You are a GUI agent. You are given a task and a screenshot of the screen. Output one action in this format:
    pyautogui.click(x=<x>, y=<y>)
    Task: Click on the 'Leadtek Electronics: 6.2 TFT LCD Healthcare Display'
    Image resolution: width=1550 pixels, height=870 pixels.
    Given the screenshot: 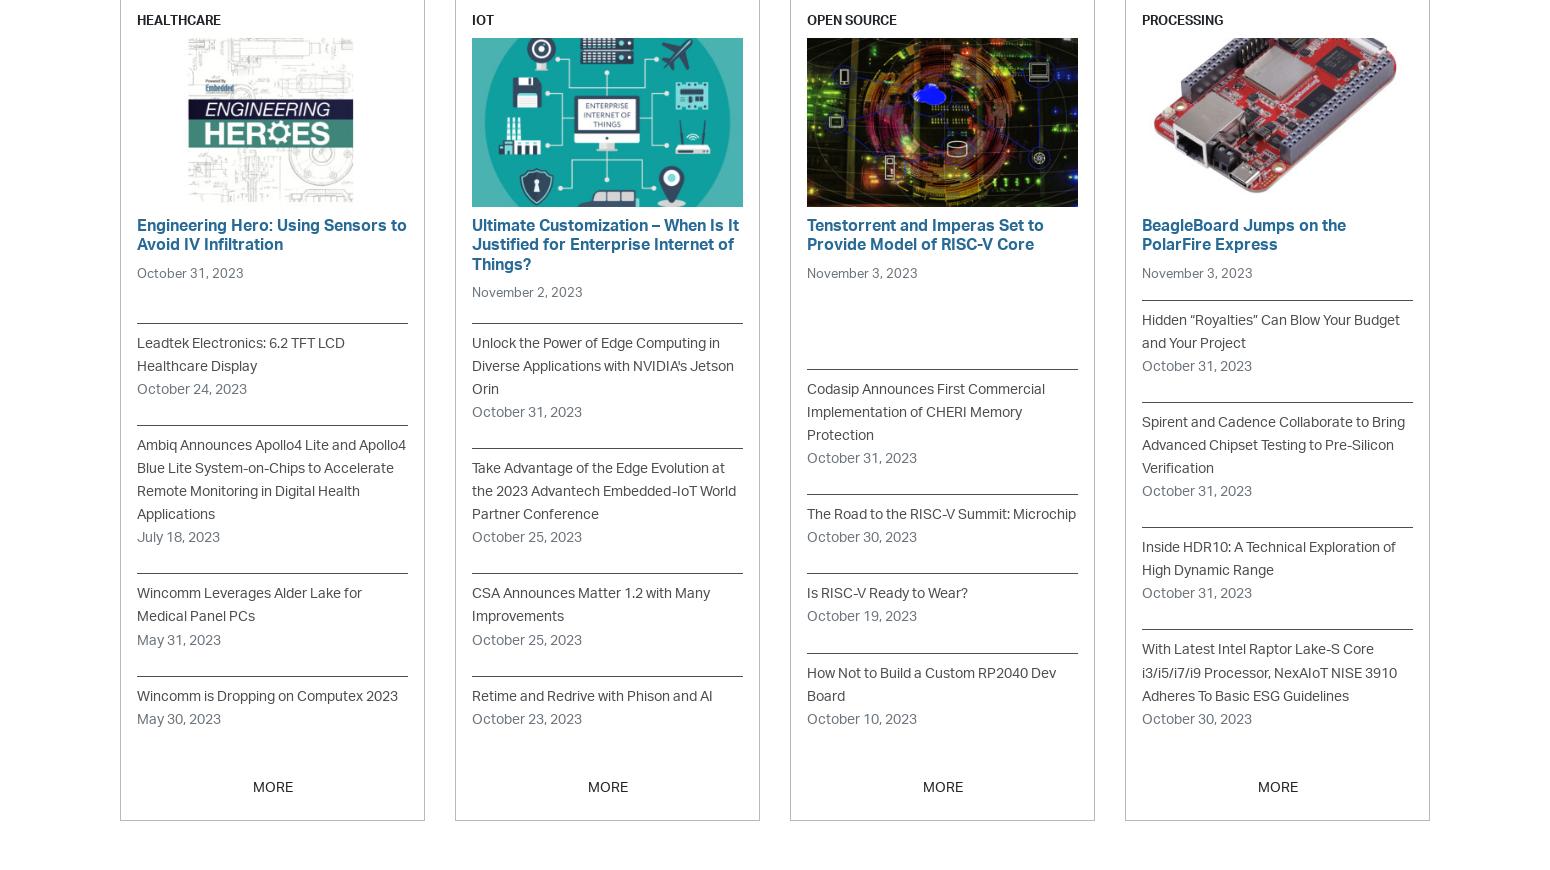 What is the action you would take?
    pyautogui.click(x=241, y=354)
    